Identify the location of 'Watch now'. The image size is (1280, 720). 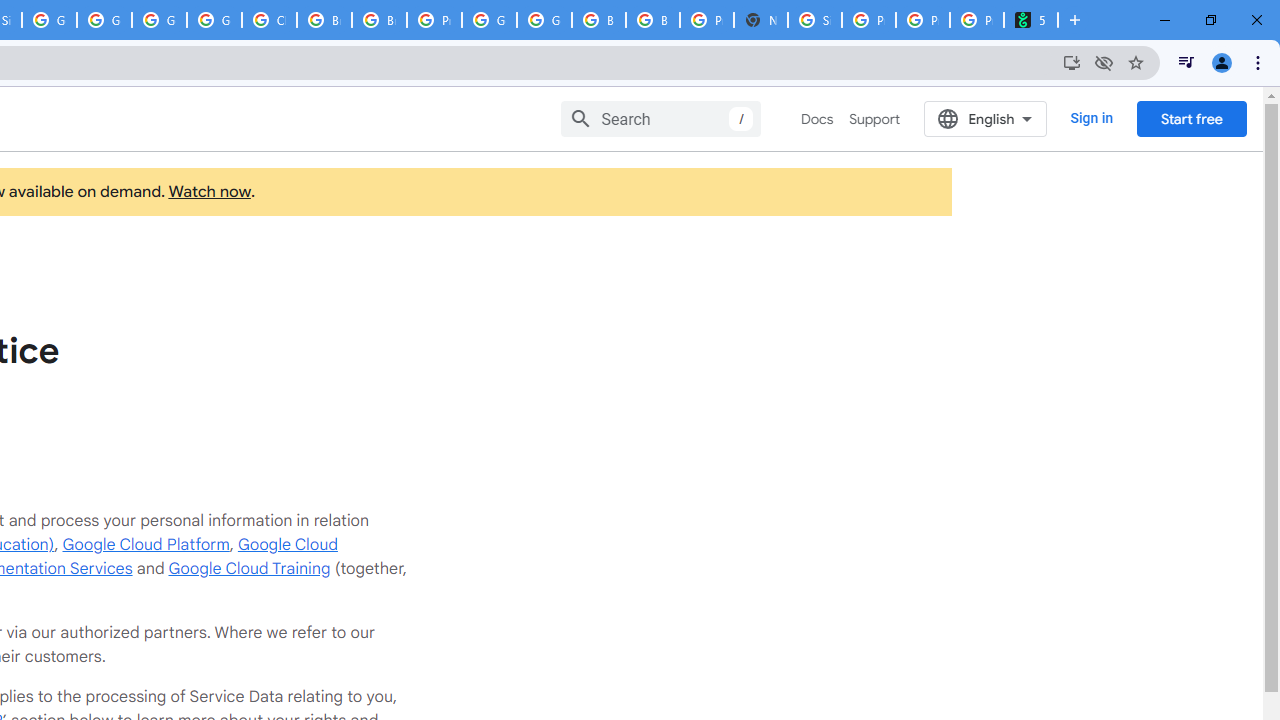
(209, 192).